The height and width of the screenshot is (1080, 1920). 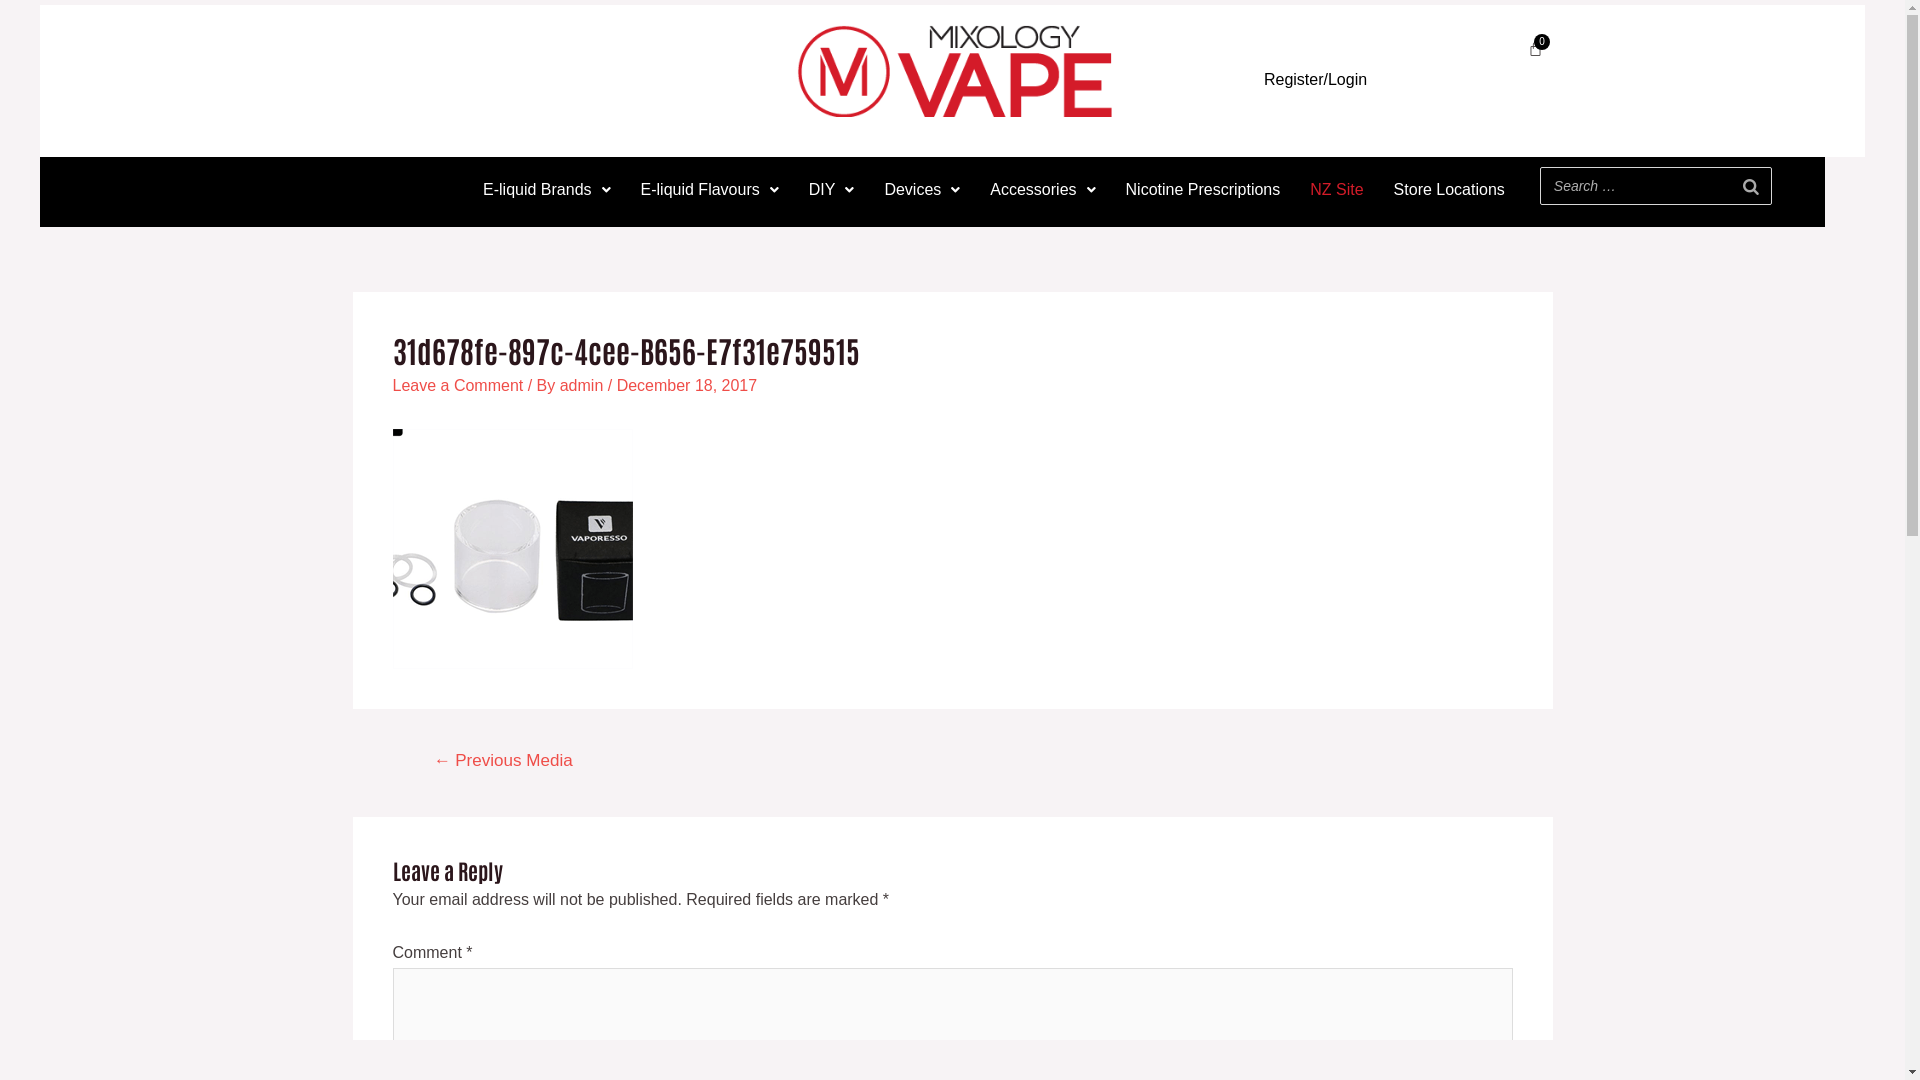 What do you see at coordinates (1534, 47) in the screenshot?
I see `'Cart'` at bounding box center [1534, 47].